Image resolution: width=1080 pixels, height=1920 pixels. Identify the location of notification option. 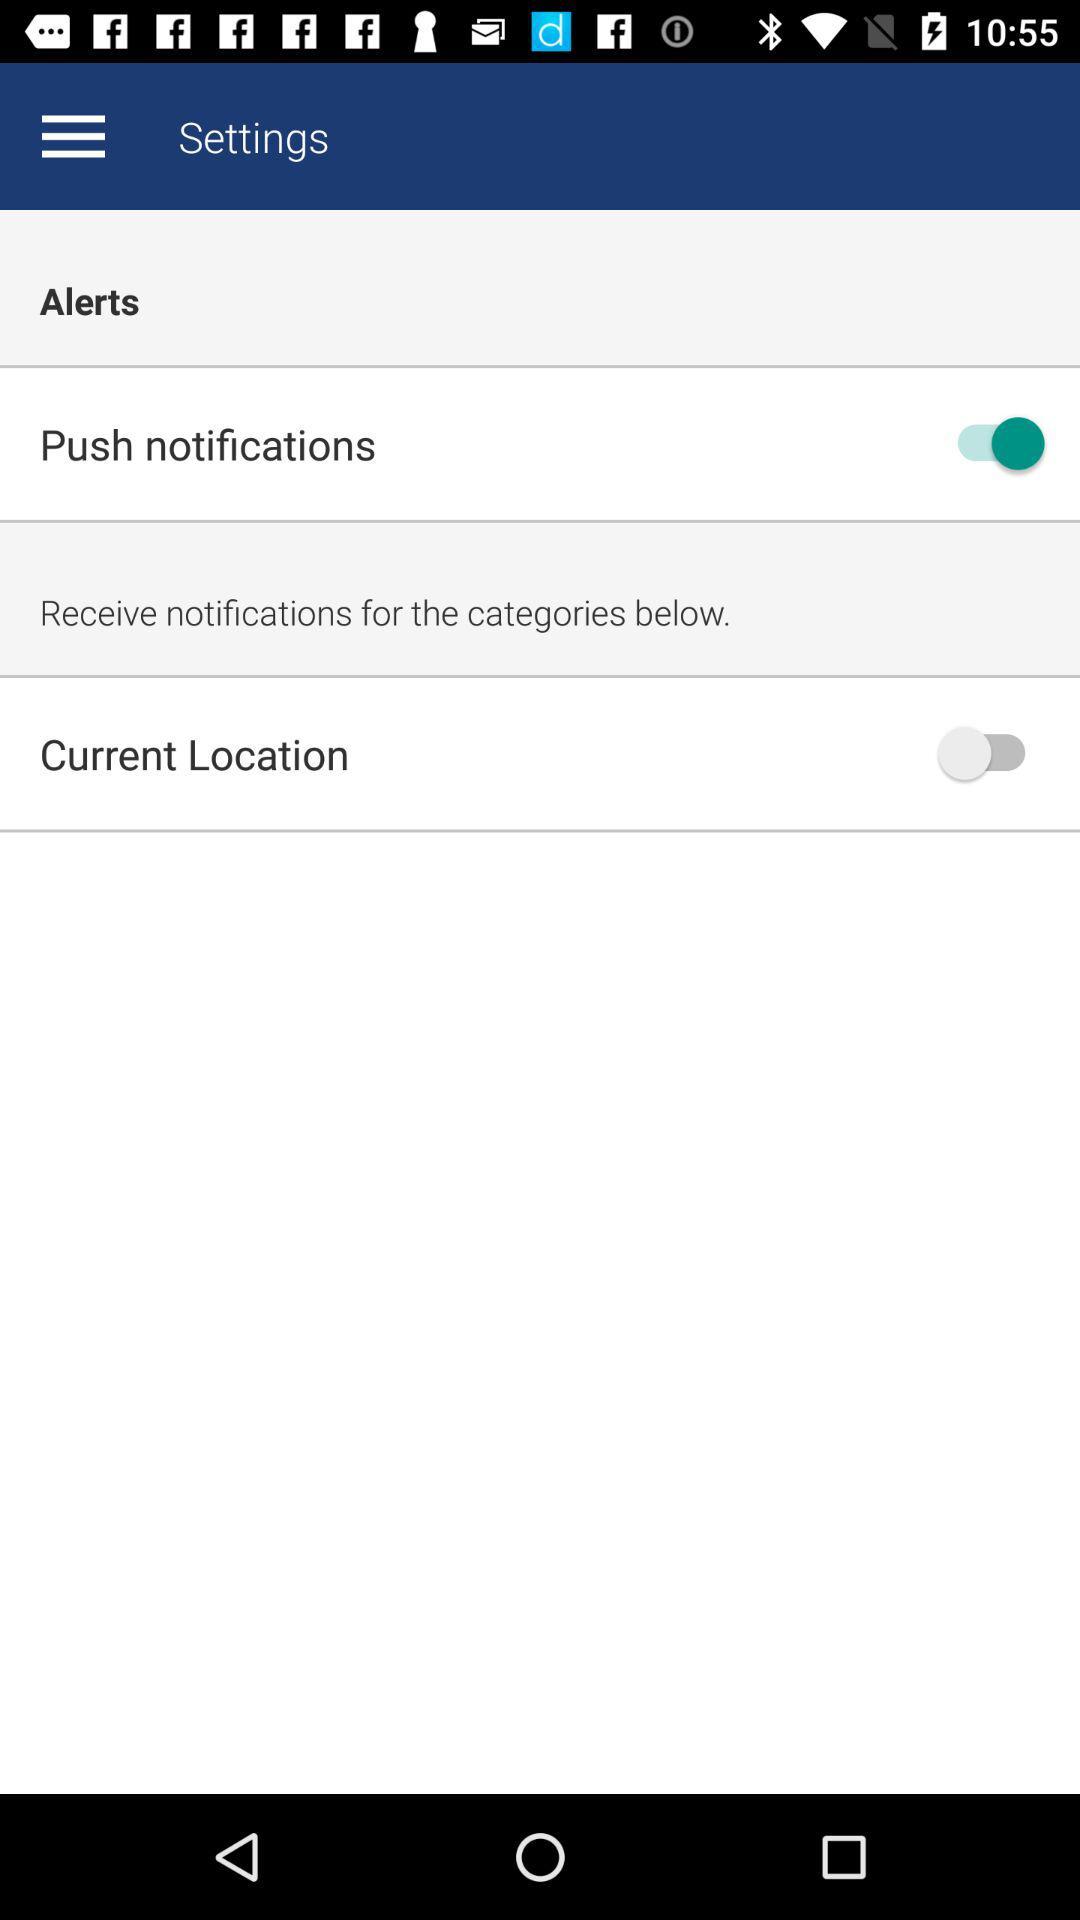
(991, 442).